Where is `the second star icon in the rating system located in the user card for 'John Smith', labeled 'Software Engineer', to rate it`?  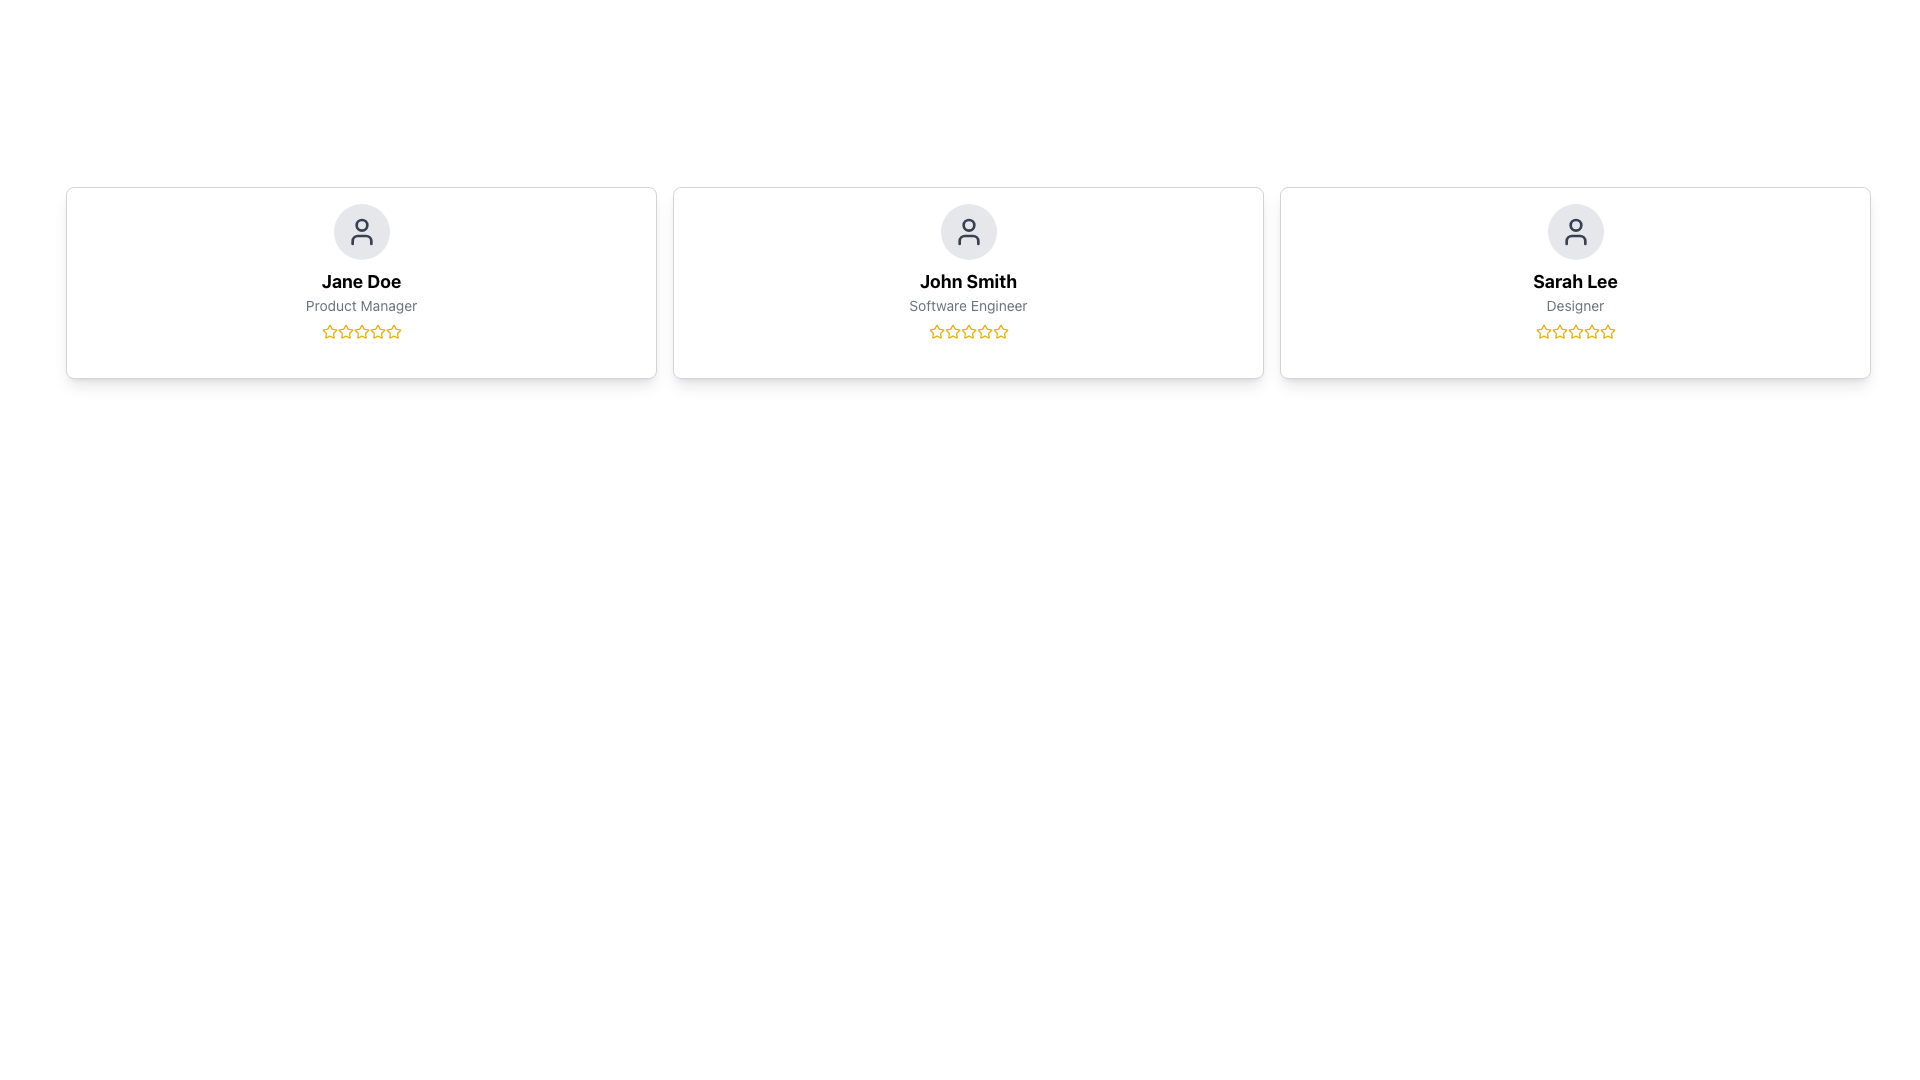
the second star icon in the rating system located in the user card for 'John Smith', labeled 'Software Engineer', to rate it is located at coordinates (951, 330).